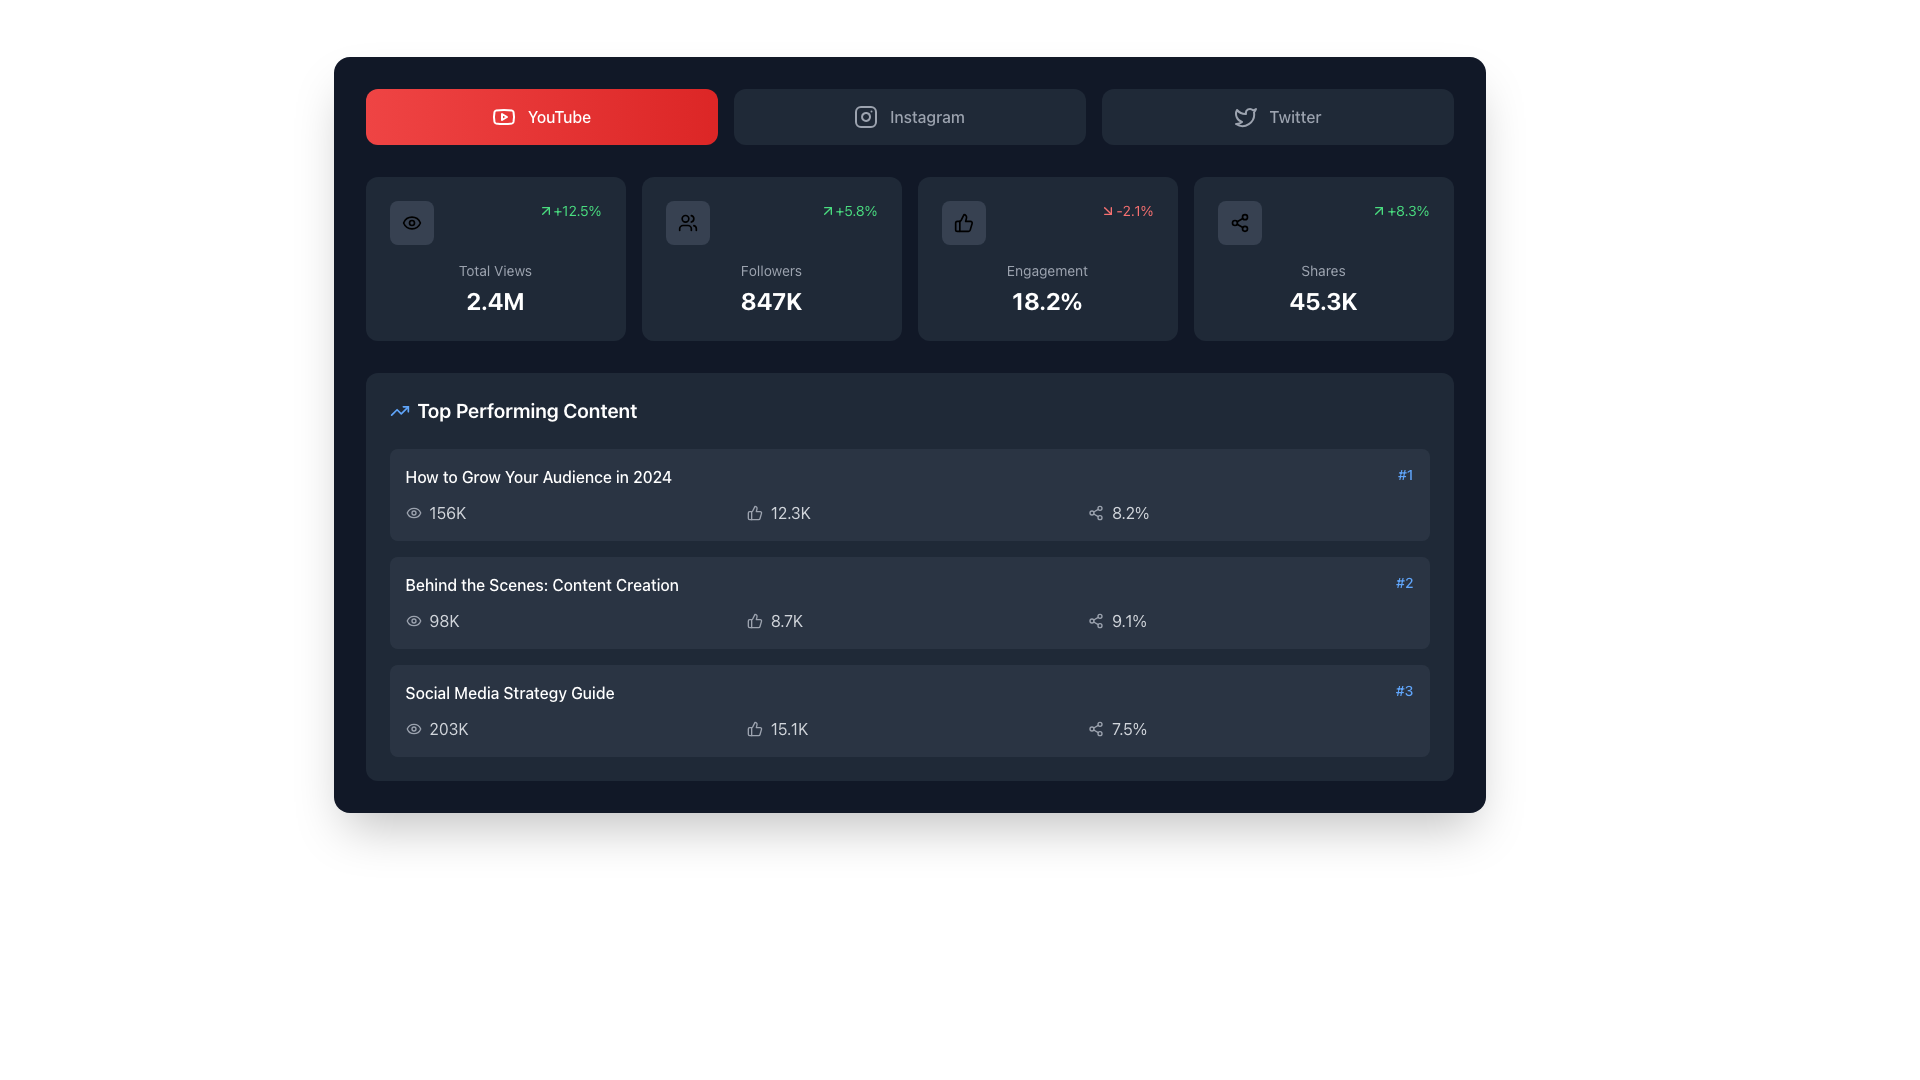  I want to click on the thumbs-up icon indicating user engagement for the entry 'Social Media Strategy Guide' in the 'Top Performing Content' section, so click(753, 729).